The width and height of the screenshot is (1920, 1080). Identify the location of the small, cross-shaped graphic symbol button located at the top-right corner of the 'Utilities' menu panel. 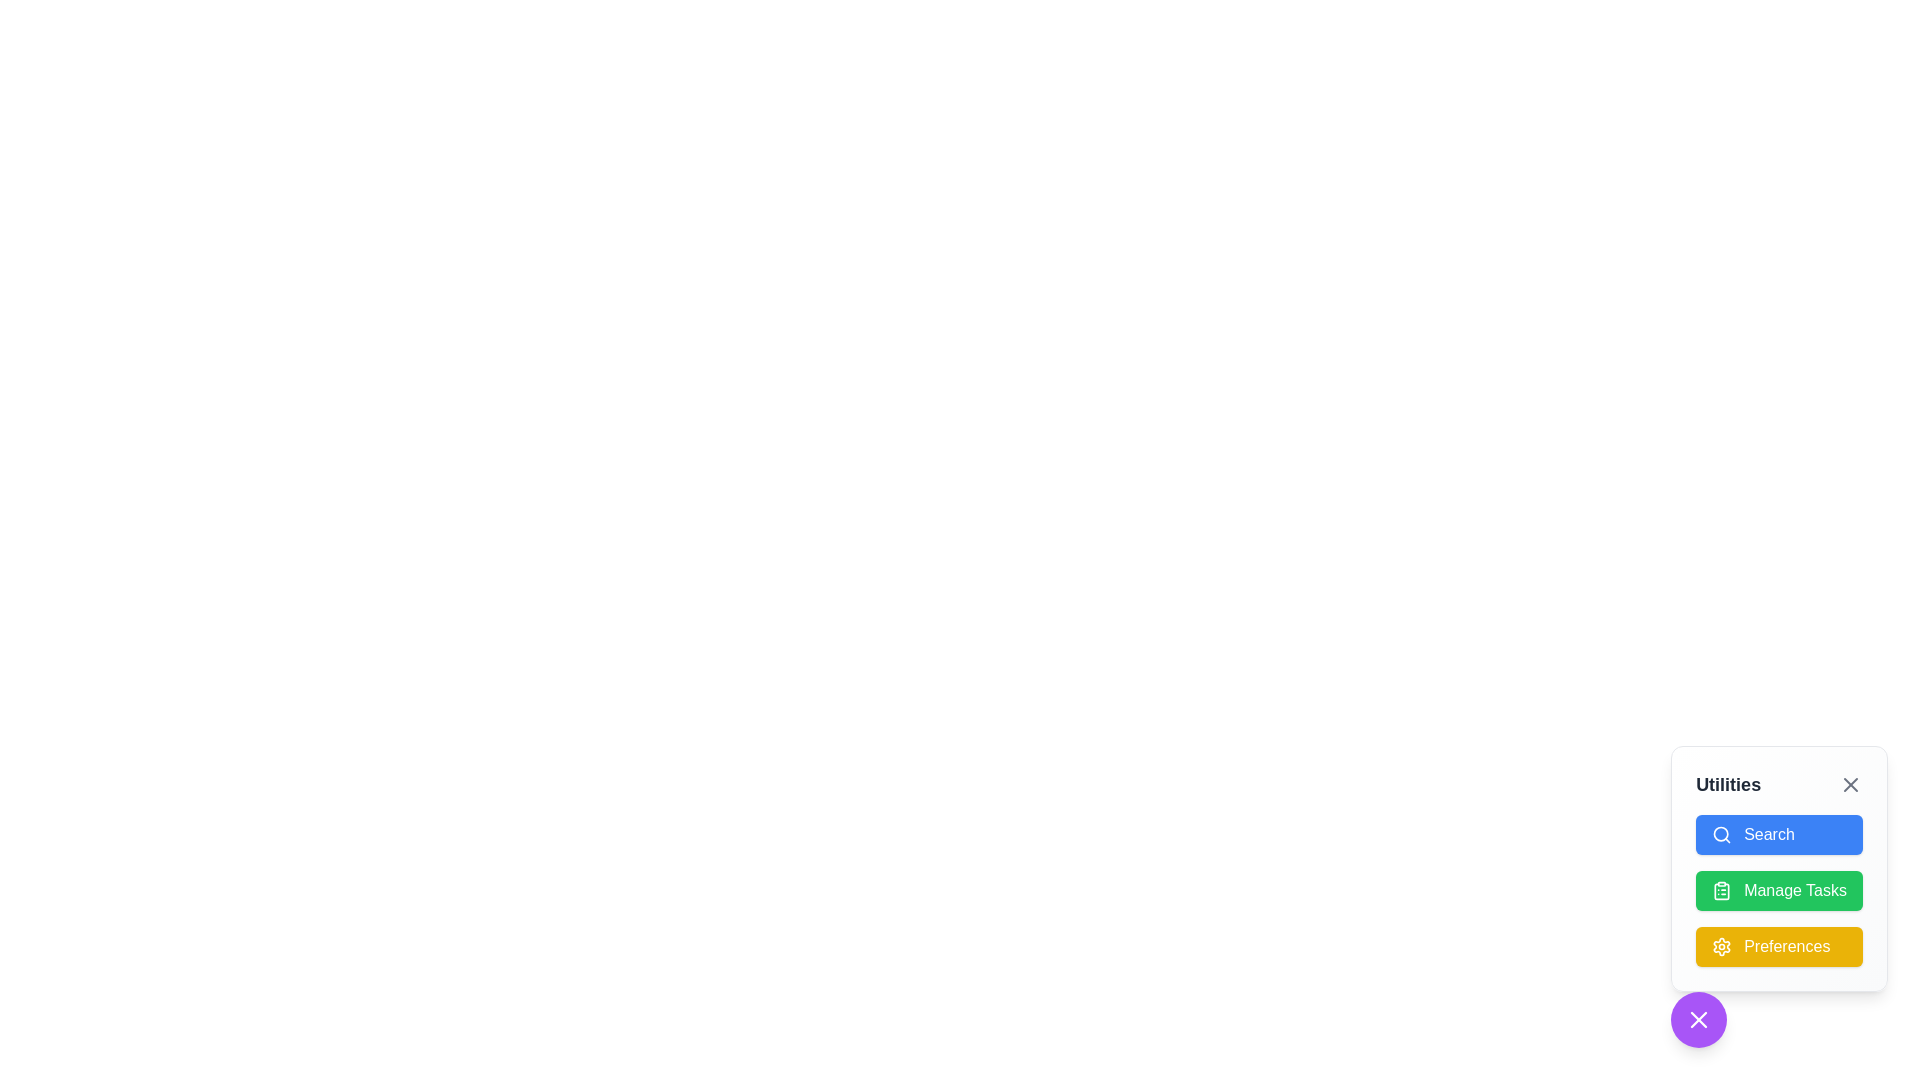
(1850, 784).